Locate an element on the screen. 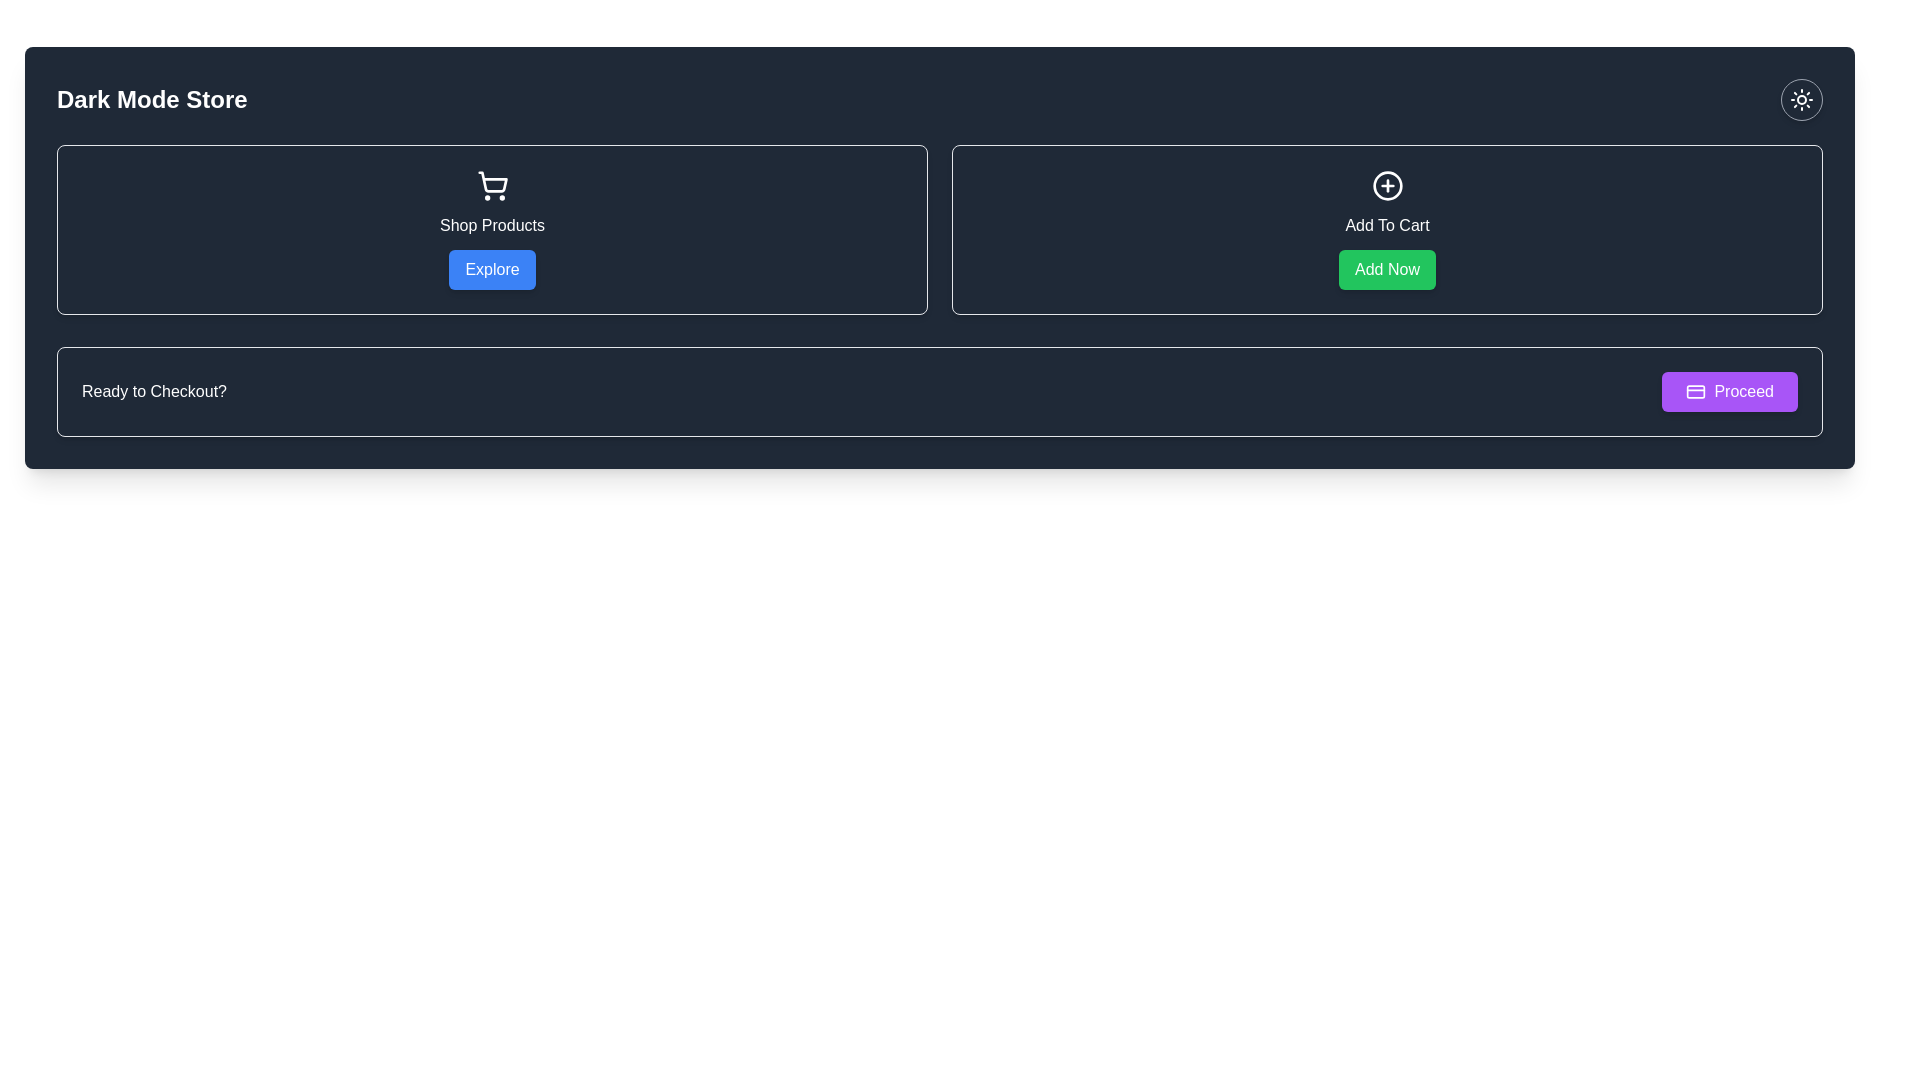 This screenshot has width=1920, height=1080. the rectangular button with rounded corners and blue background that reads 'Explore' to initiate its action is located at coordinates (492, 270).